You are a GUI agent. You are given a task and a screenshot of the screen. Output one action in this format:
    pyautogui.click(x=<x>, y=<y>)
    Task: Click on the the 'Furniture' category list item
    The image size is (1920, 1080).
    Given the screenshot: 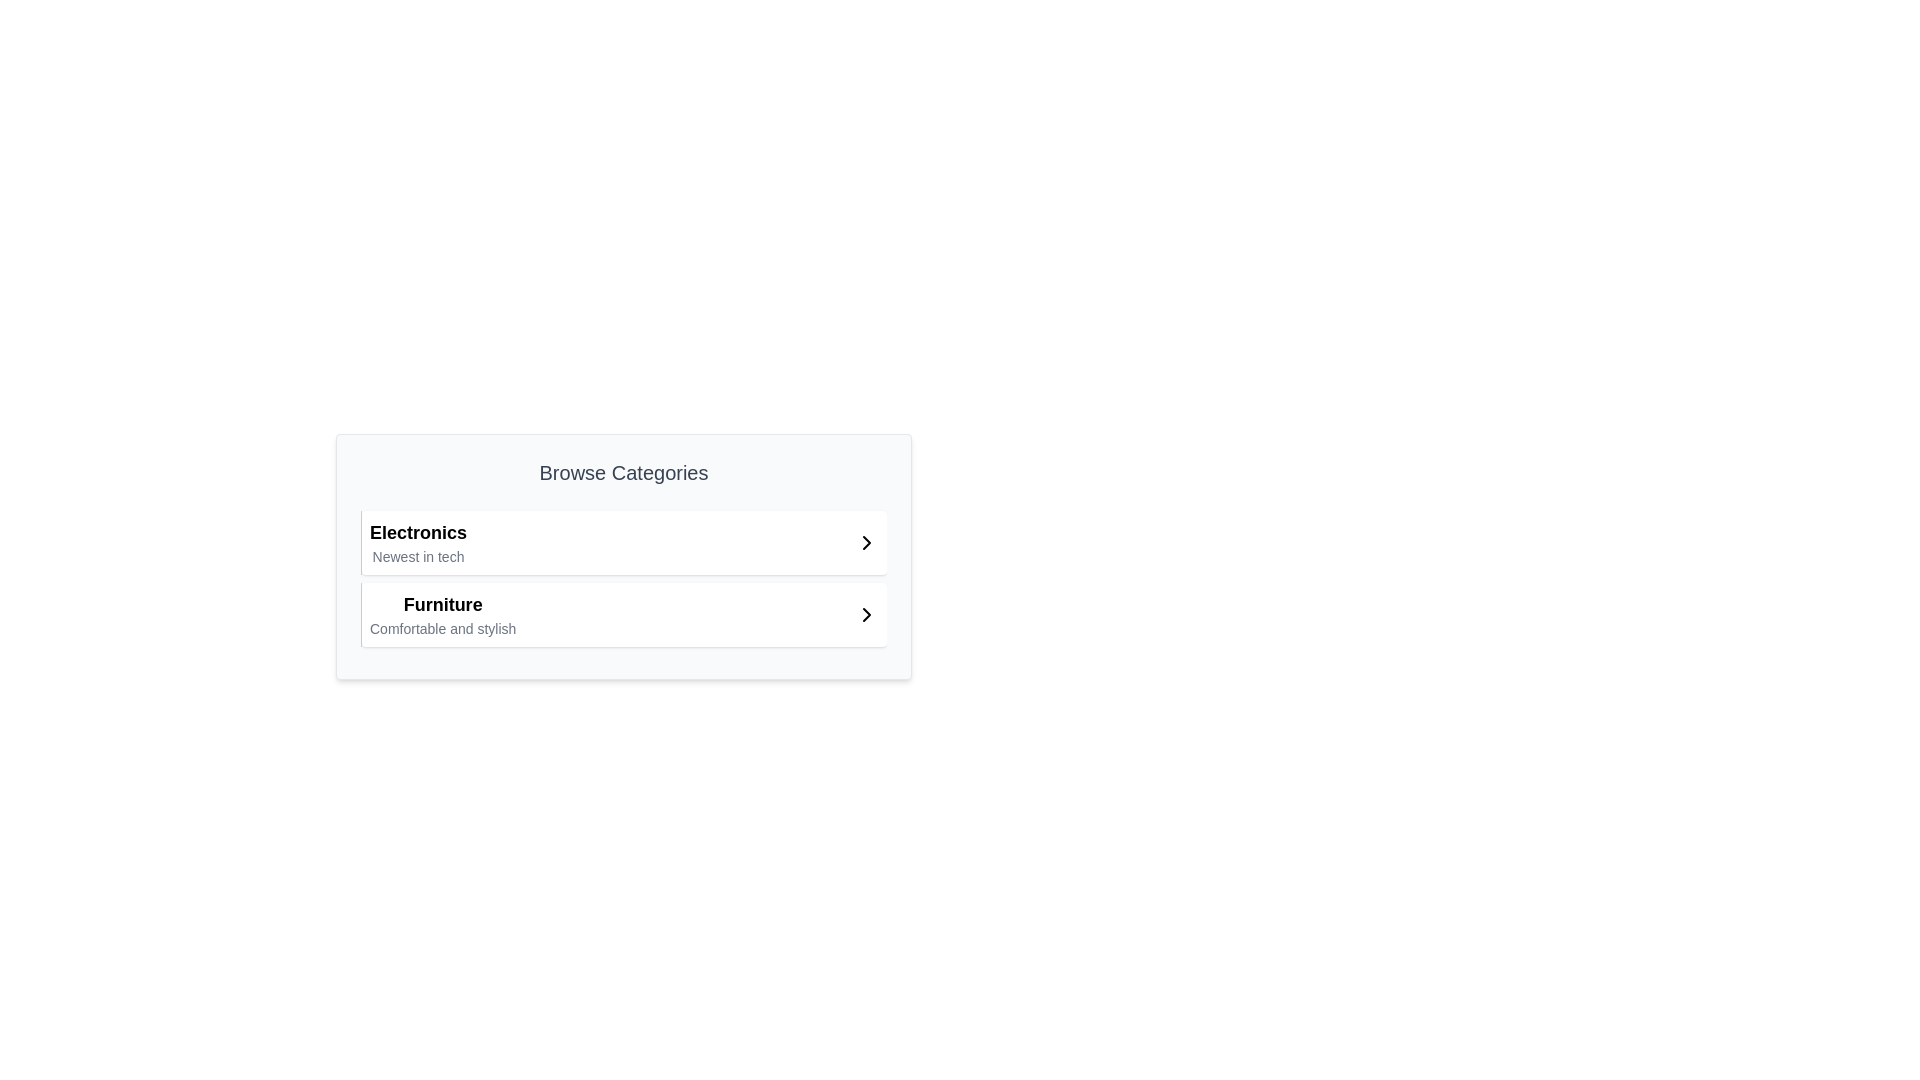 What is the action you would take?
    pyautogui.click(x=623, y=613)
    